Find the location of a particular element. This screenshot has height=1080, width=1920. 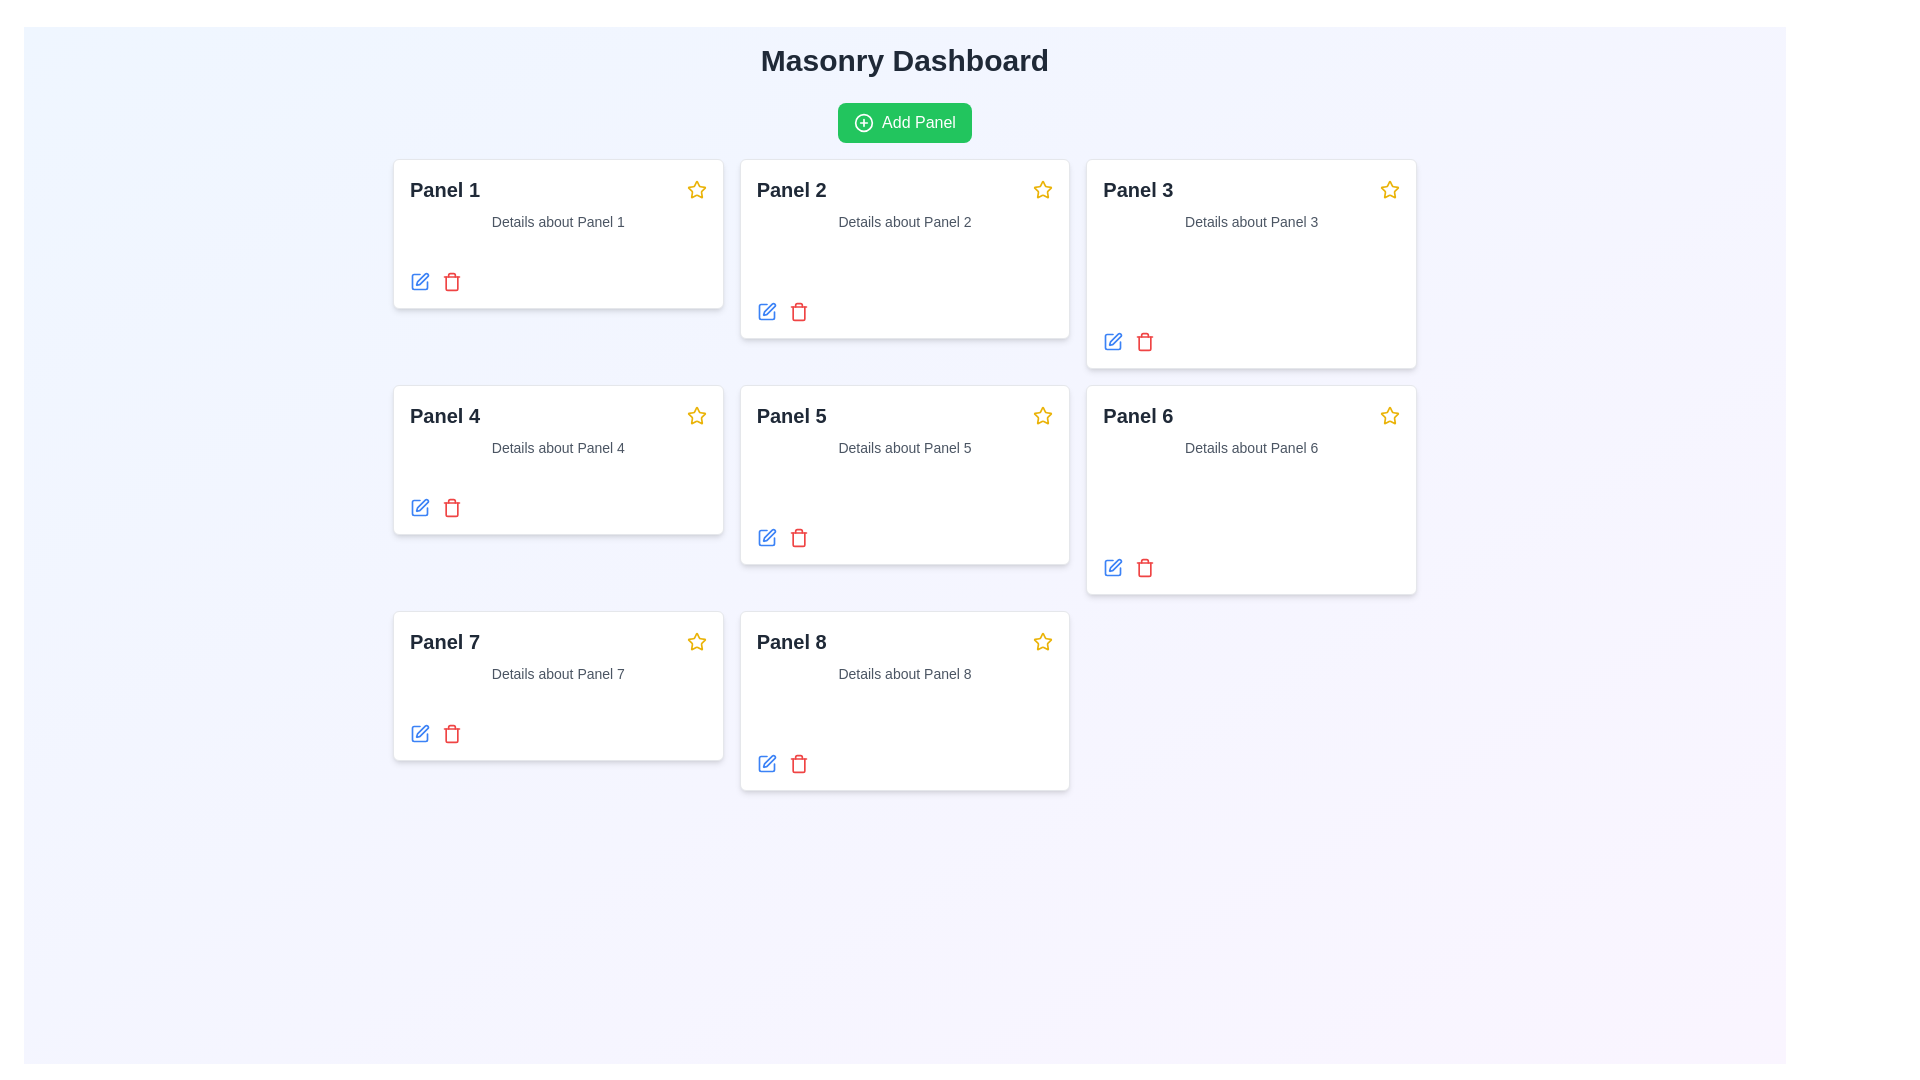

the 'Panel 5' text label, which is a bold, dark gray label at the top-left corner of a white card interface is located at coordinates (790, 415).